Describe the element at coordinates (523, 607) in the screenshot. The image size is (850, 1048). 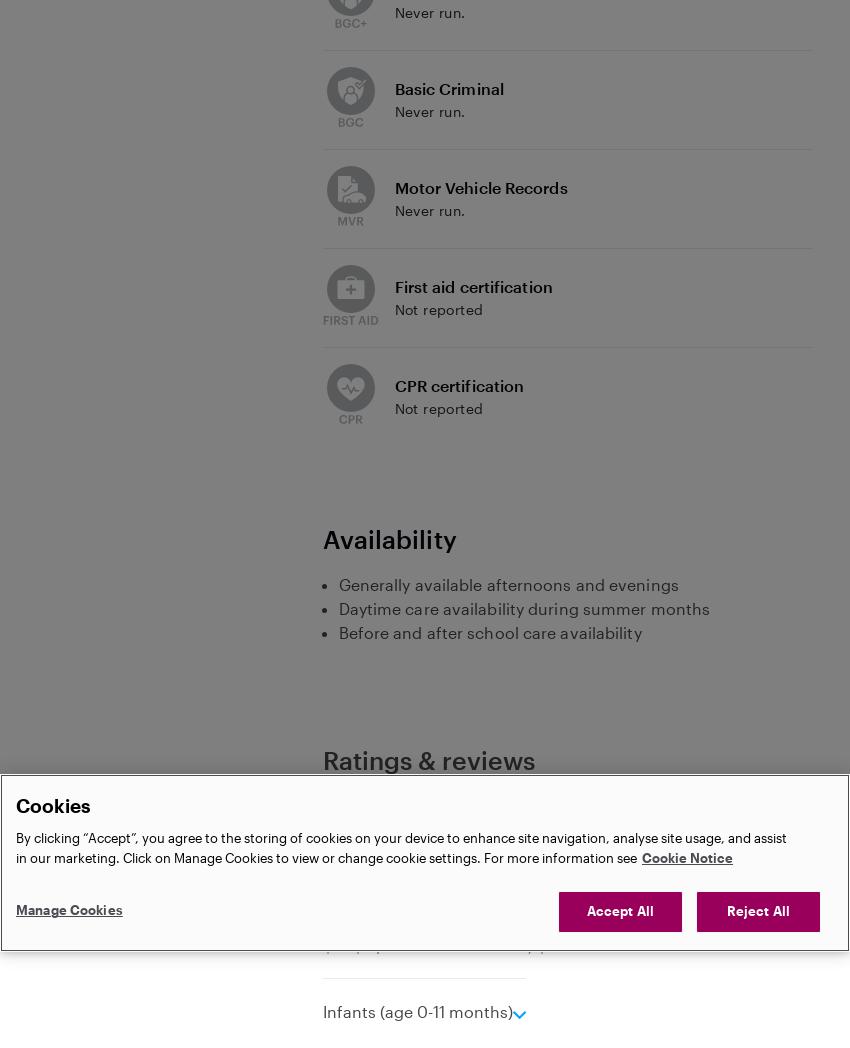
I see `'Daytime care availability during summer months'` at that location.